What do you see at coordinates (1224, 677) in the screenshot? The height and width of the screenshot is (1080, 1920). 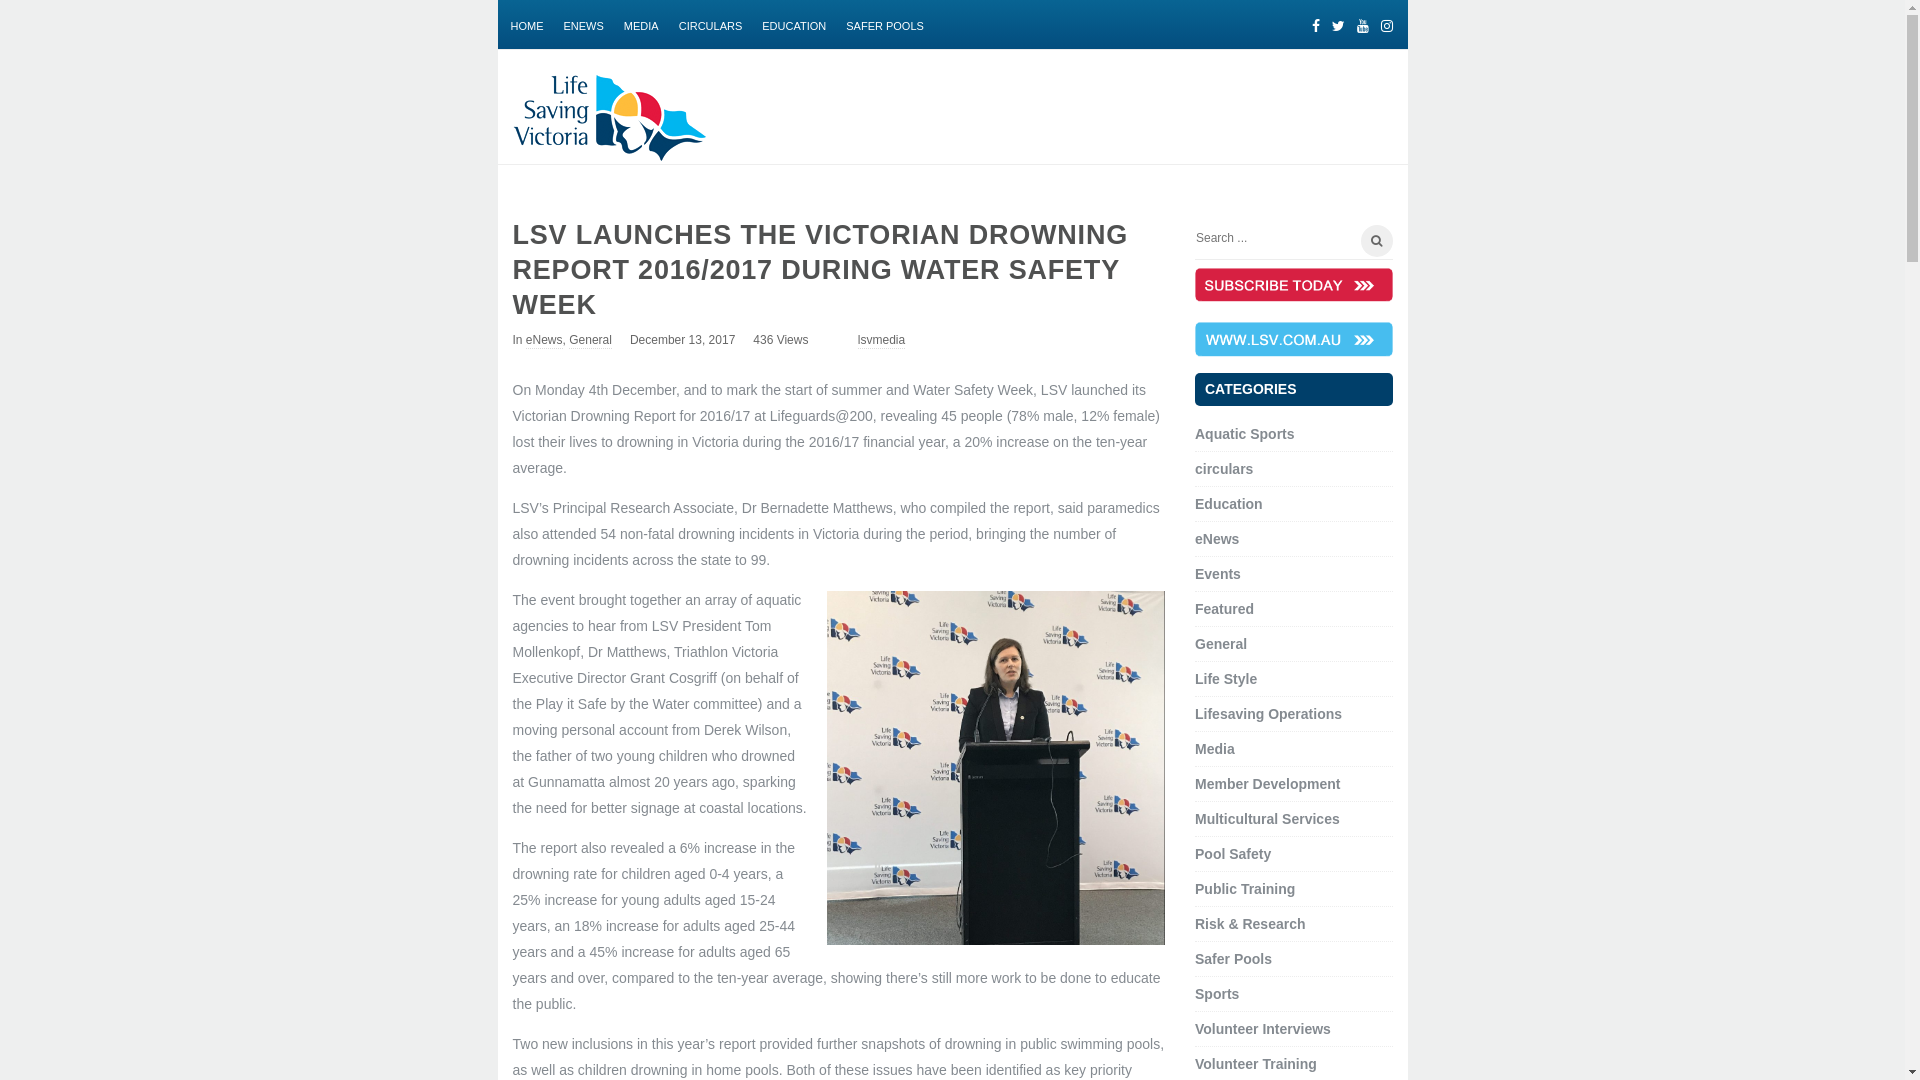 I see `'Life Style'` at bounding box center [1224, 677].